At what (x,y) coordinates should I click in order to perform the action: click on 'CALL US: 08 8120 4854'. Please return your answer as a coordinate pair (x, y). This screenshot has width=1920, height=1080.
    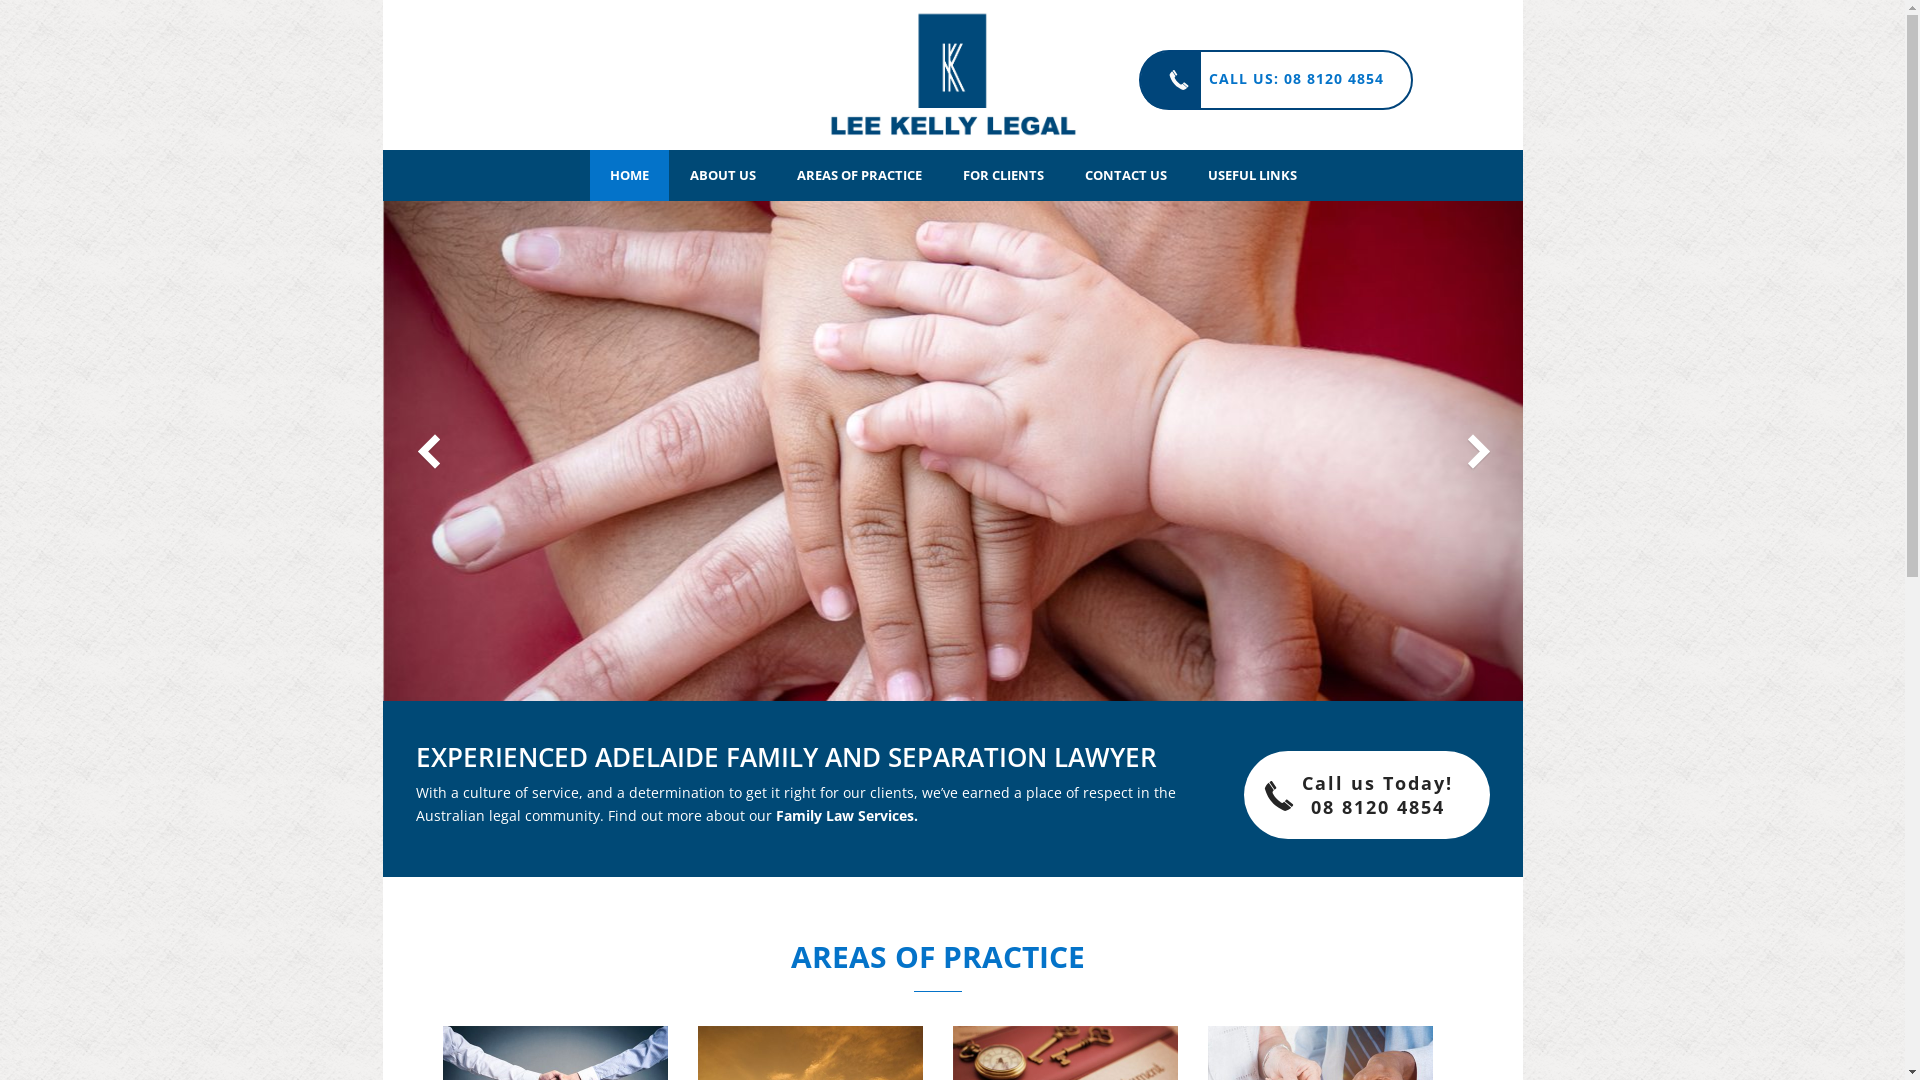
    Looking at the image, I should click on (1274, 79).